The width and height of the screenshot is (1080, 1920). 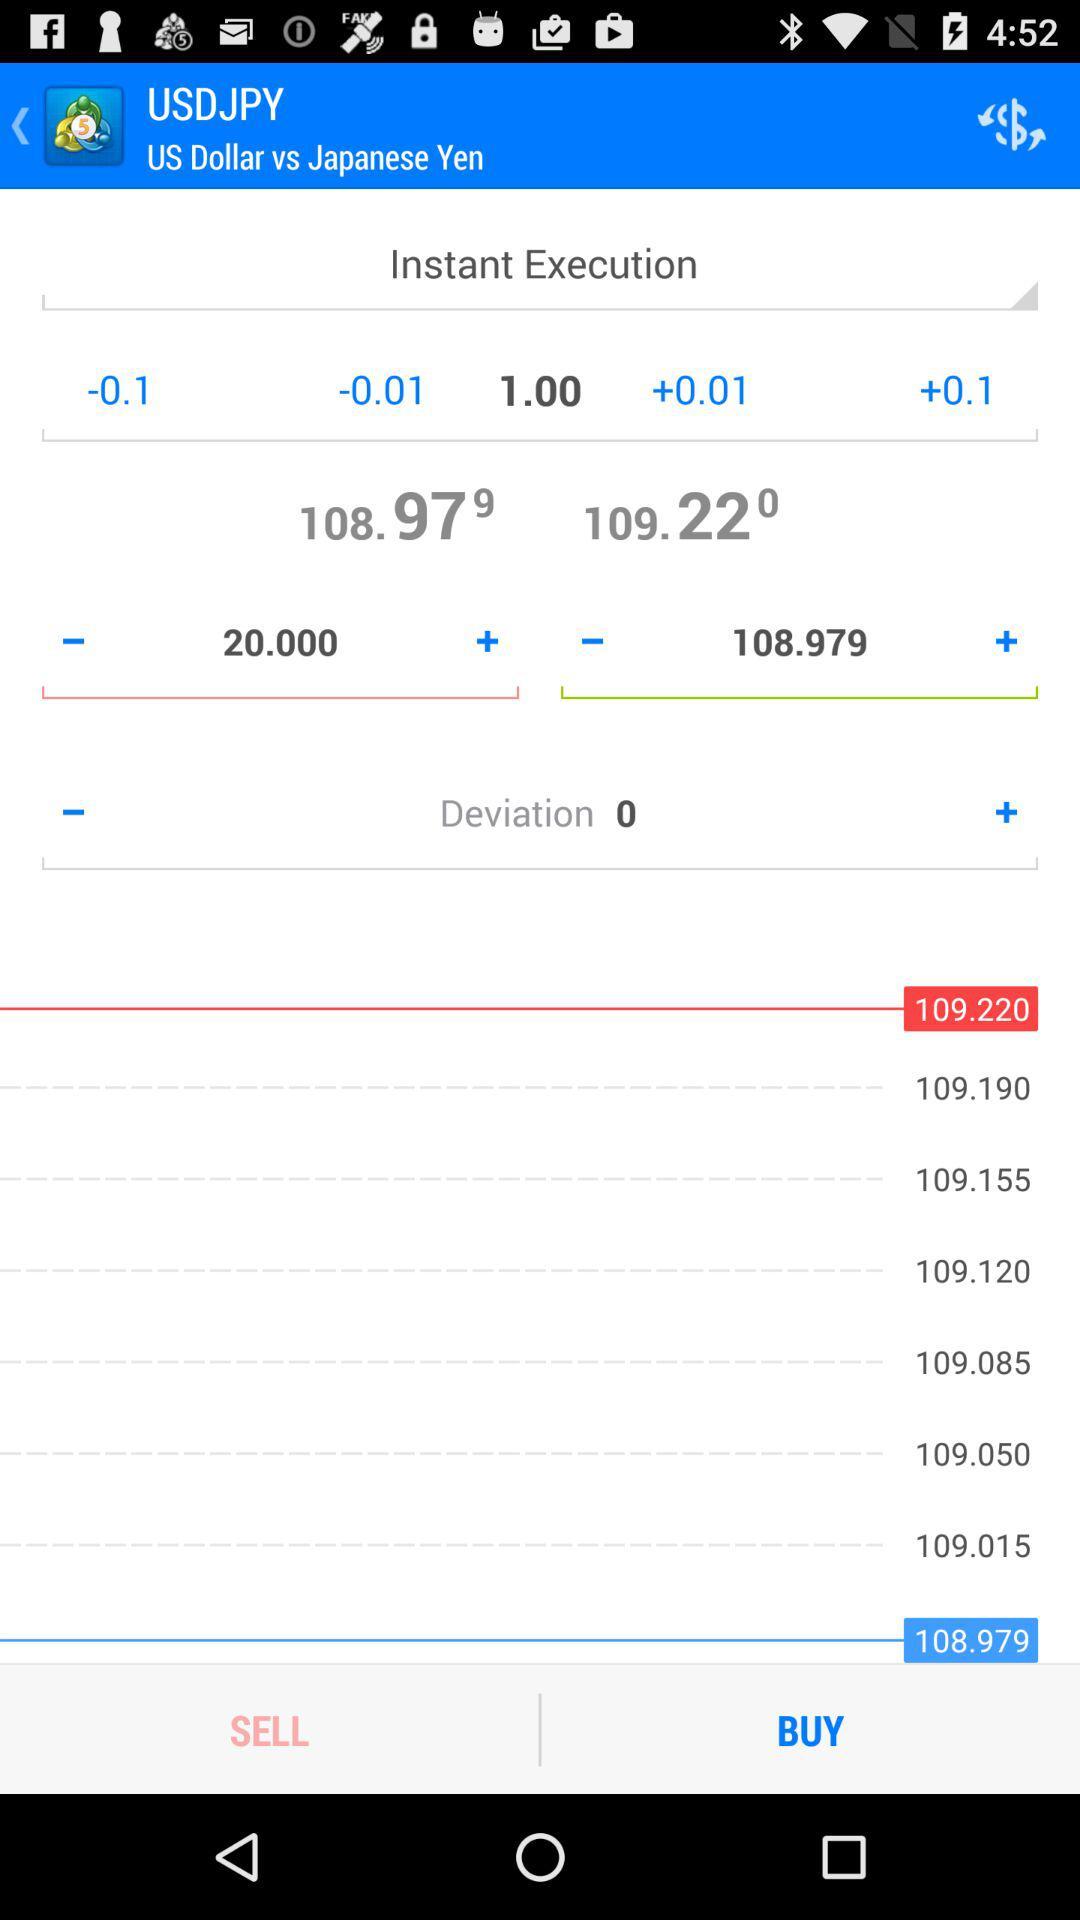 I want to click on the buy icon, so click(x=810, y=1728).